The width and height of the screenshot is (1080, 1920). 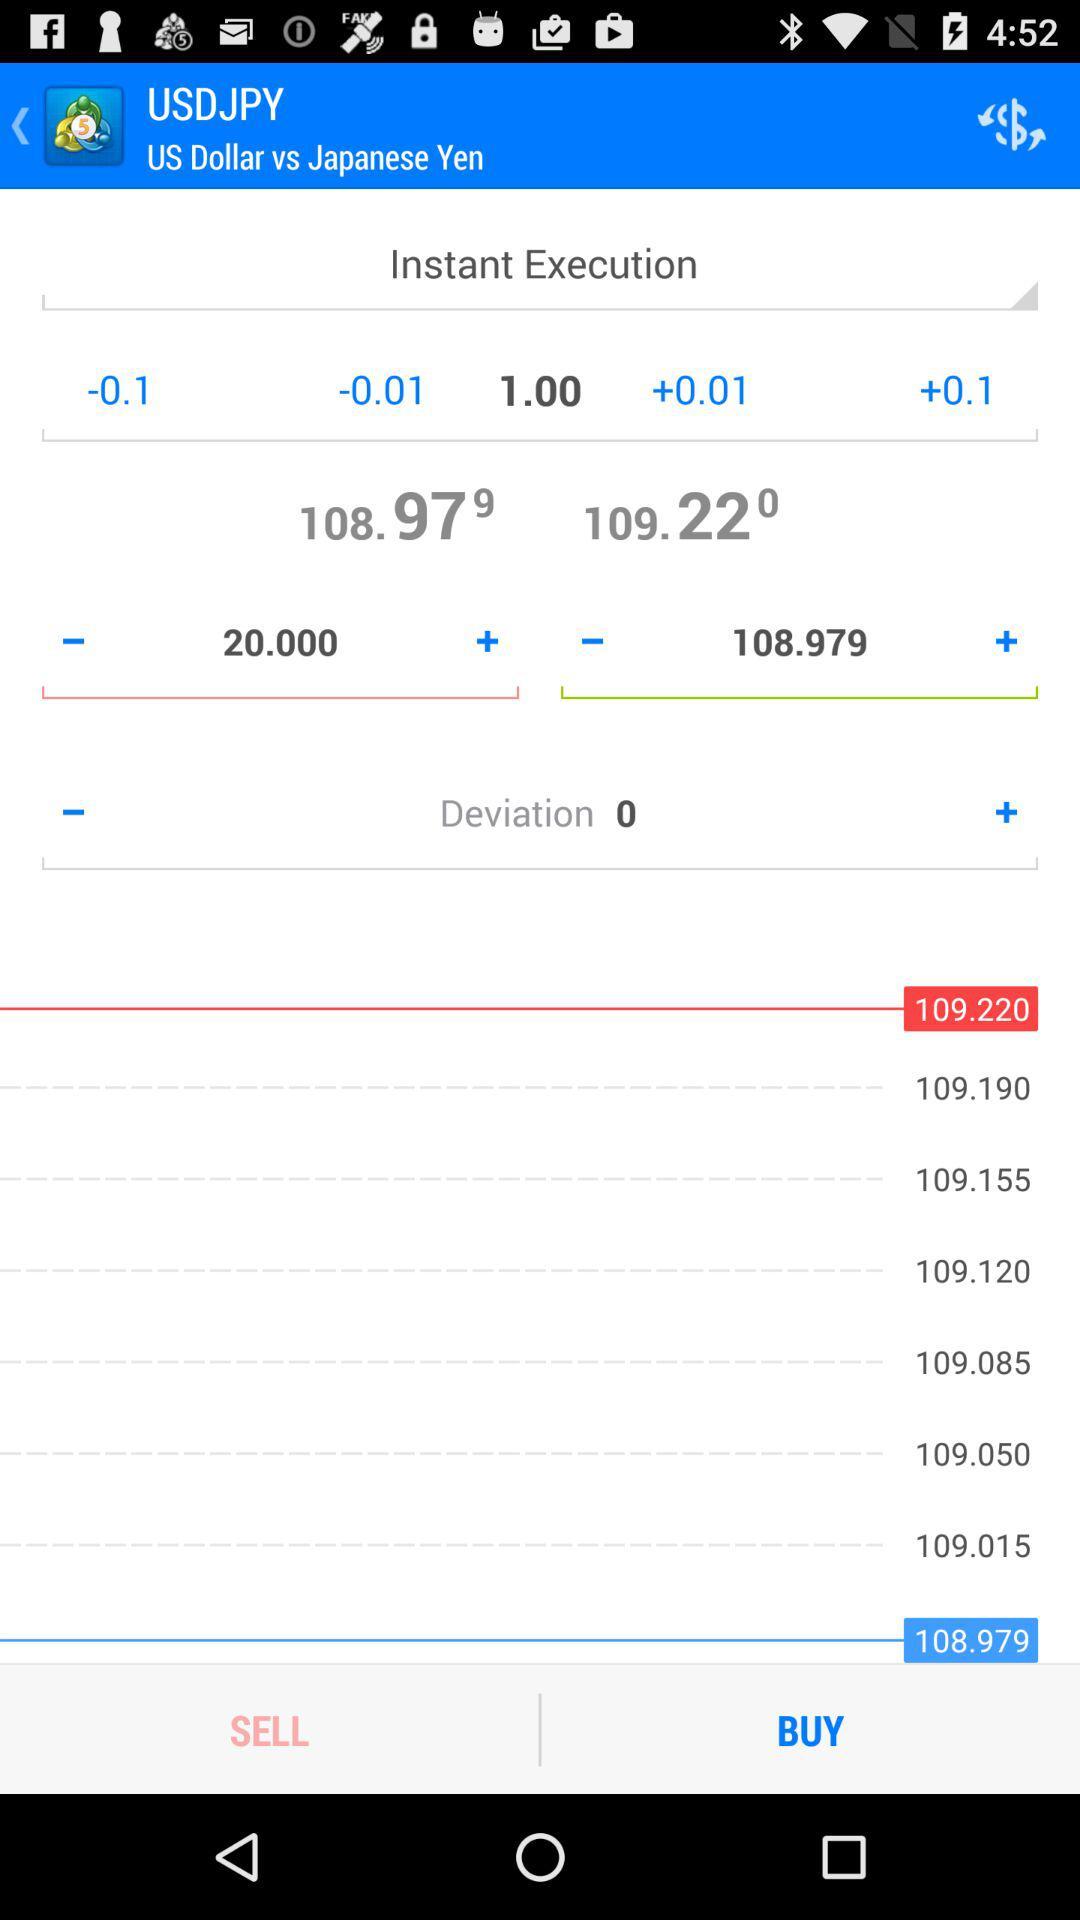 I want to click on the buy icon, so click(x=810, y=1728).